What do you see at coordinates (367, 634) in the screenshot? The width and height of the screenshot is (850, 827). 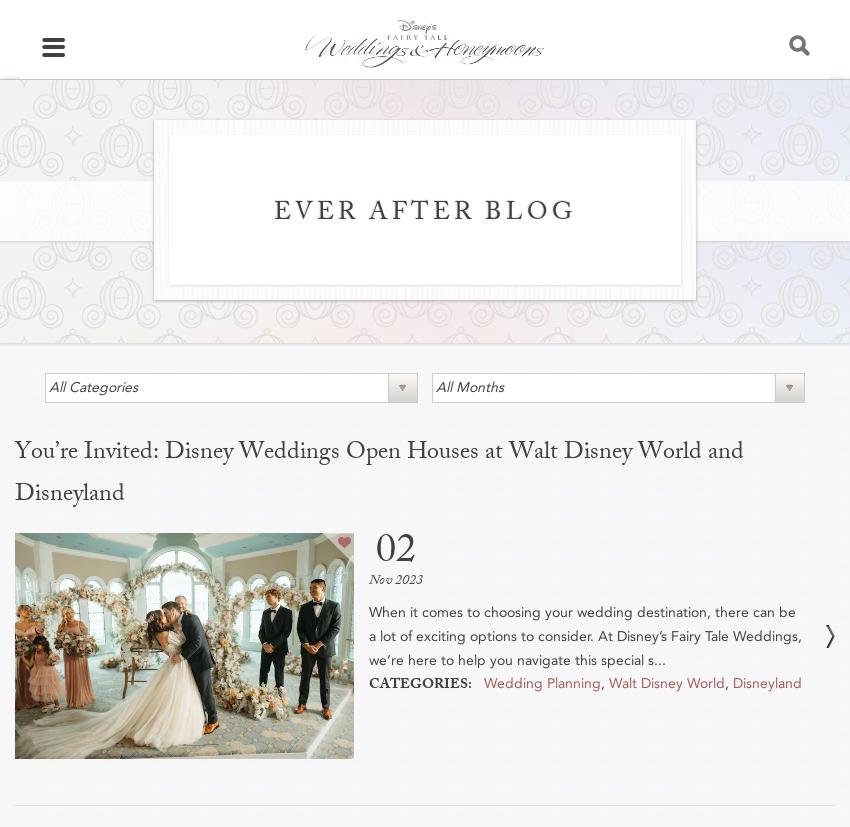 I see `'When it comes to choosing your wedding destination, there can be a lot of exciting options to consider. At Disney’s Fairy Tale Weddings, we’re here to help you navigate this special s...'` at bounding box center [367, 634].